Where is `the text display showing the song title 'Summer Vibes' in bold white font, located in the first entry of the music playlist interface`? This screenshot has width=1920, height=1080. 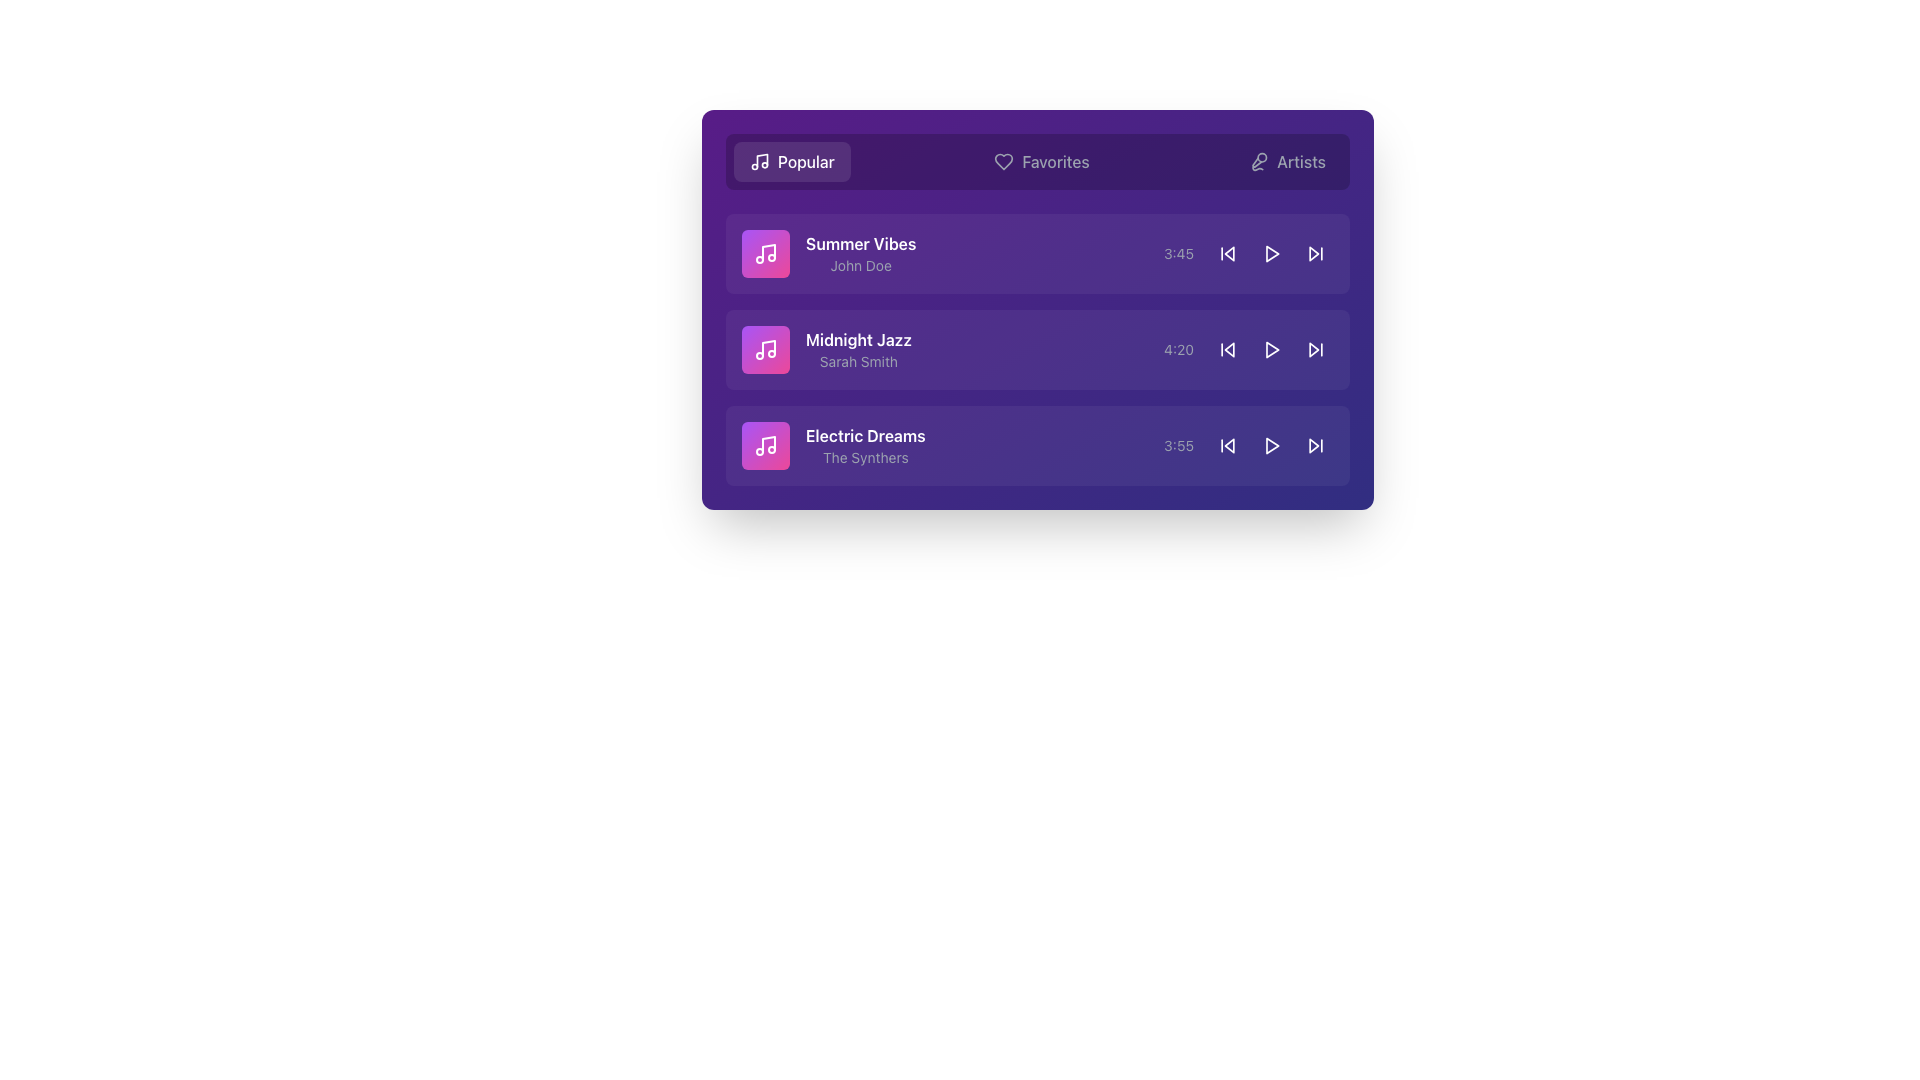
the text display showing the song title 'Summer Vibes' in bold white font, located in the first entry of the music playlist interface is located at coordinates (861, 253).